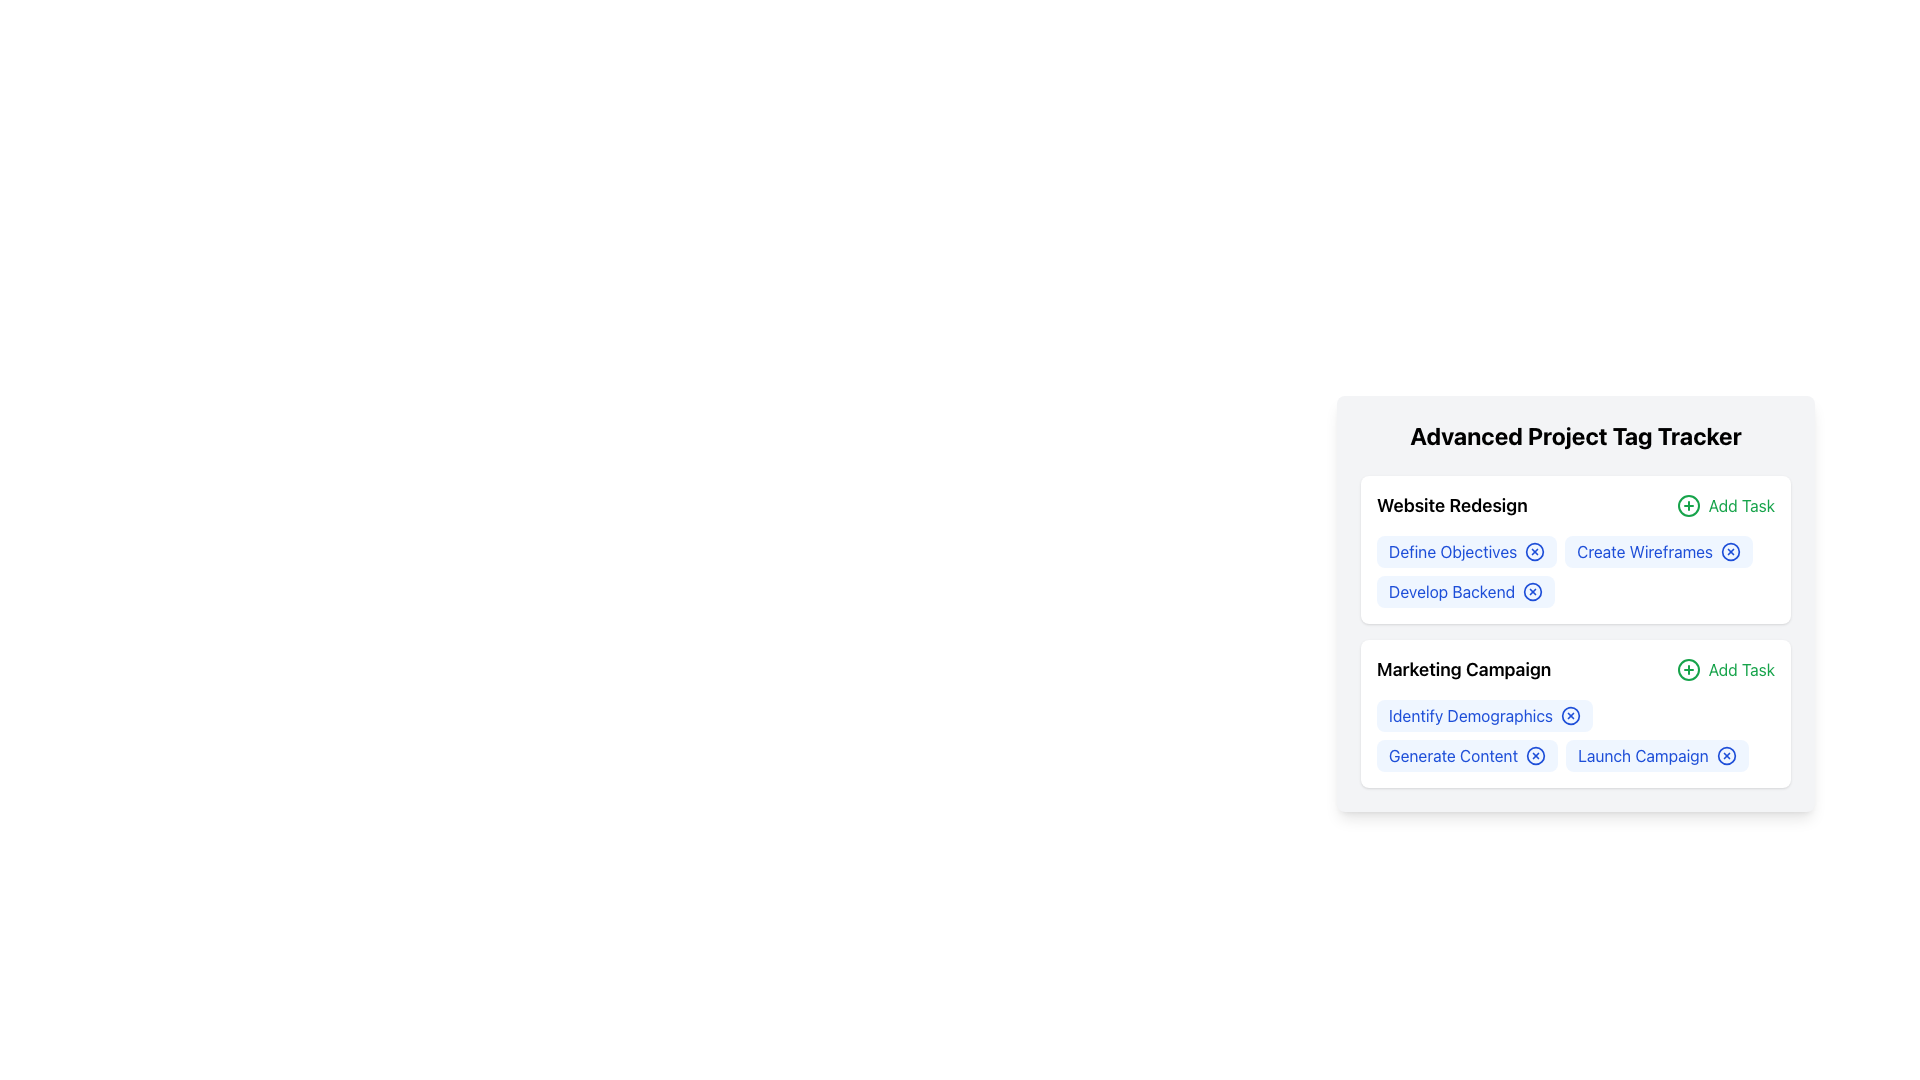 The height and width of the screenshot is (1080, 1920). Describe the element at coordinates (1725, 756) in the screenshot. I see `the Close Button icon, which is a small circular icon with a cross in its center, located to the right of the 'Launch Campaign' label within the 'Marketing Campaign' section` at that location.